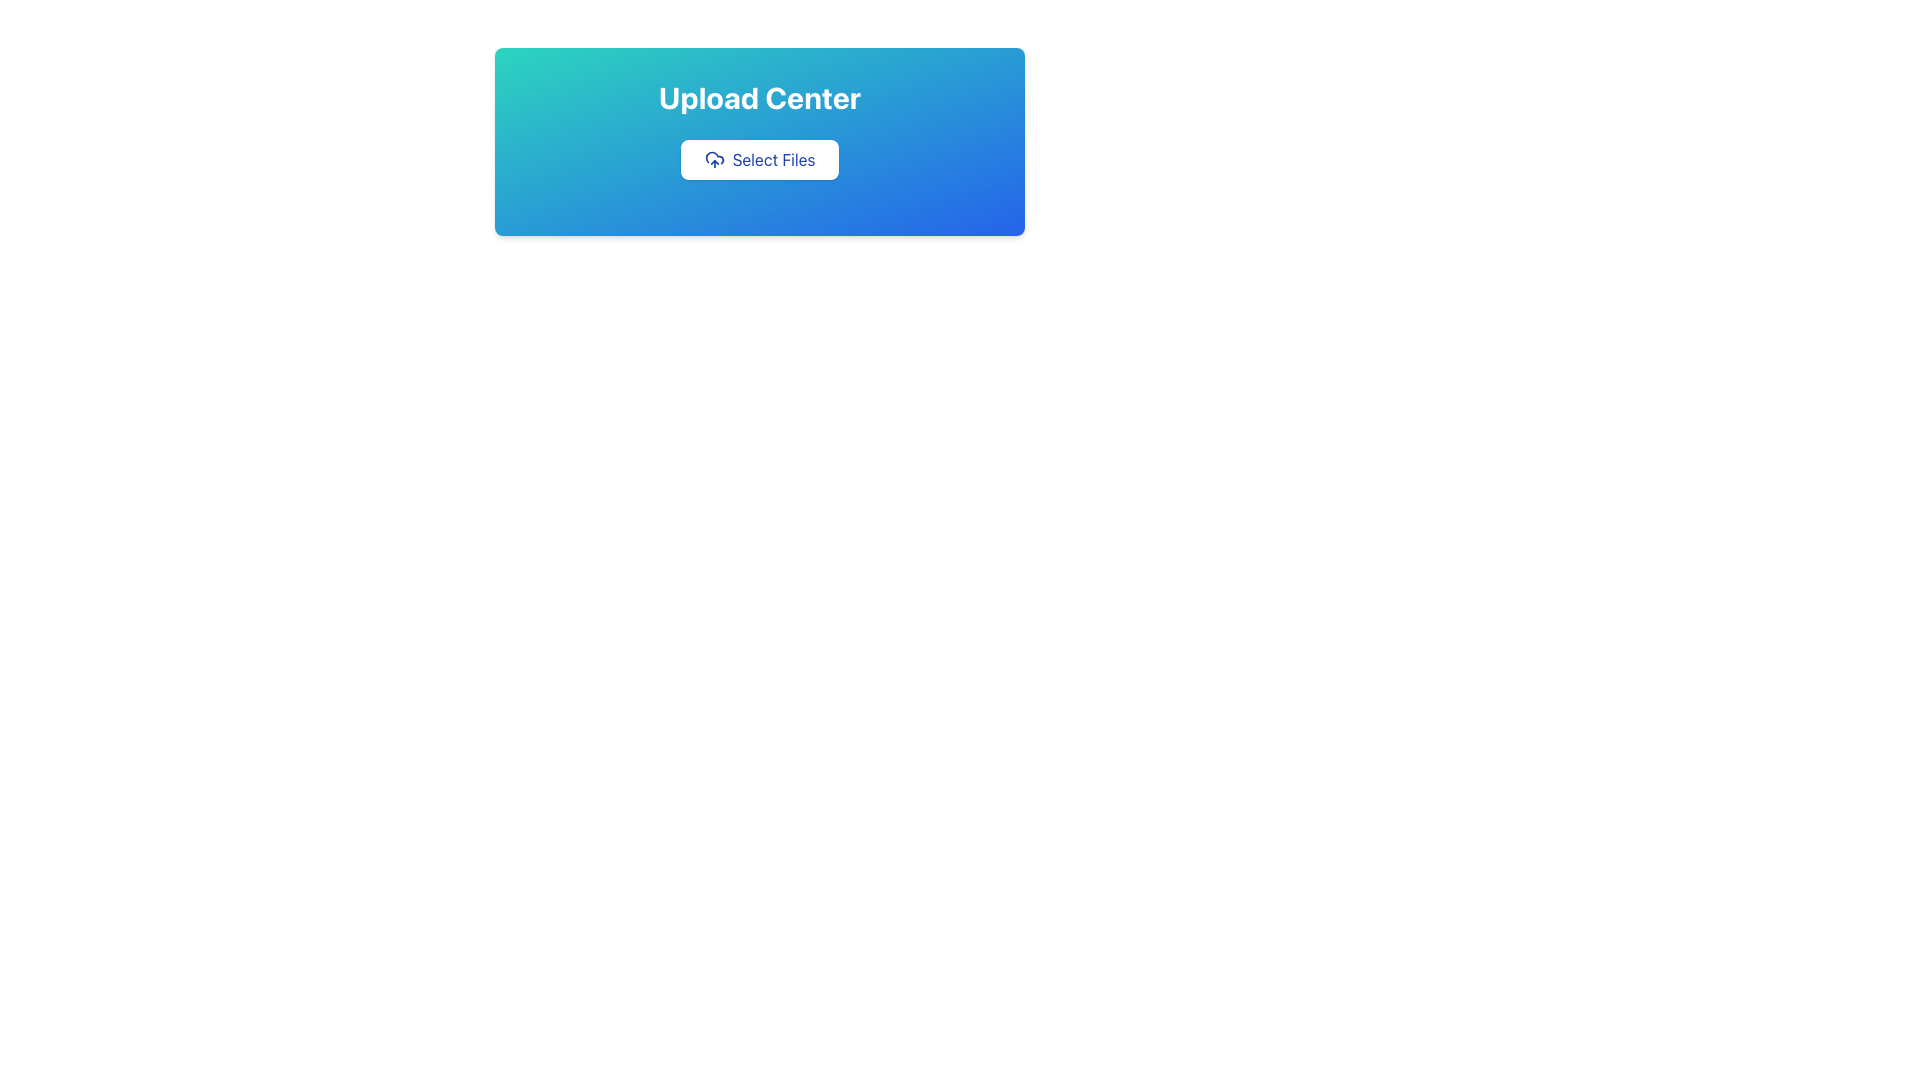  What do you see at coordinates (758, 158) in the screenshot?
I see `the 'Select Files' button, which is a white rectangular button with rounded corners and a blue text label, located below the 'Upload Center' text` at bounding box center [758, 158].